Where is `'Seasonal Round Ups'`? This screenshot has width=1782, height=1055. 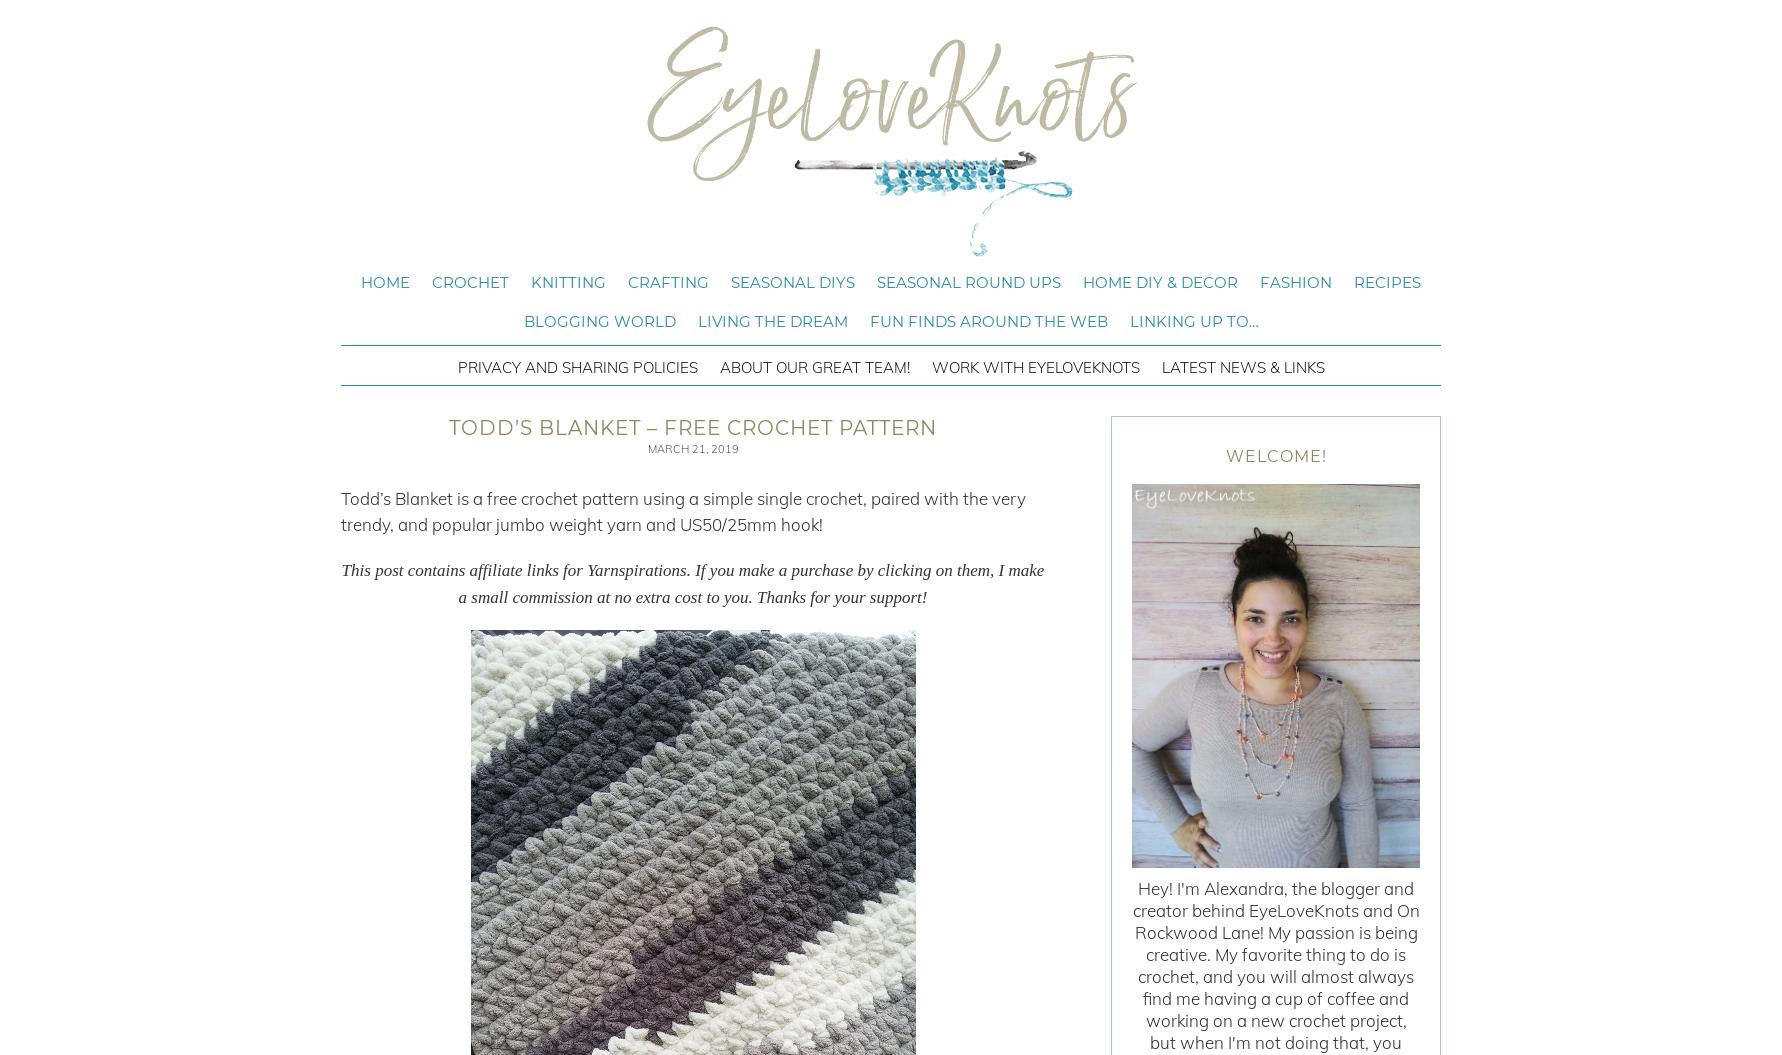
'Seasonal Round Ups' is located at coordinates (969, 282).